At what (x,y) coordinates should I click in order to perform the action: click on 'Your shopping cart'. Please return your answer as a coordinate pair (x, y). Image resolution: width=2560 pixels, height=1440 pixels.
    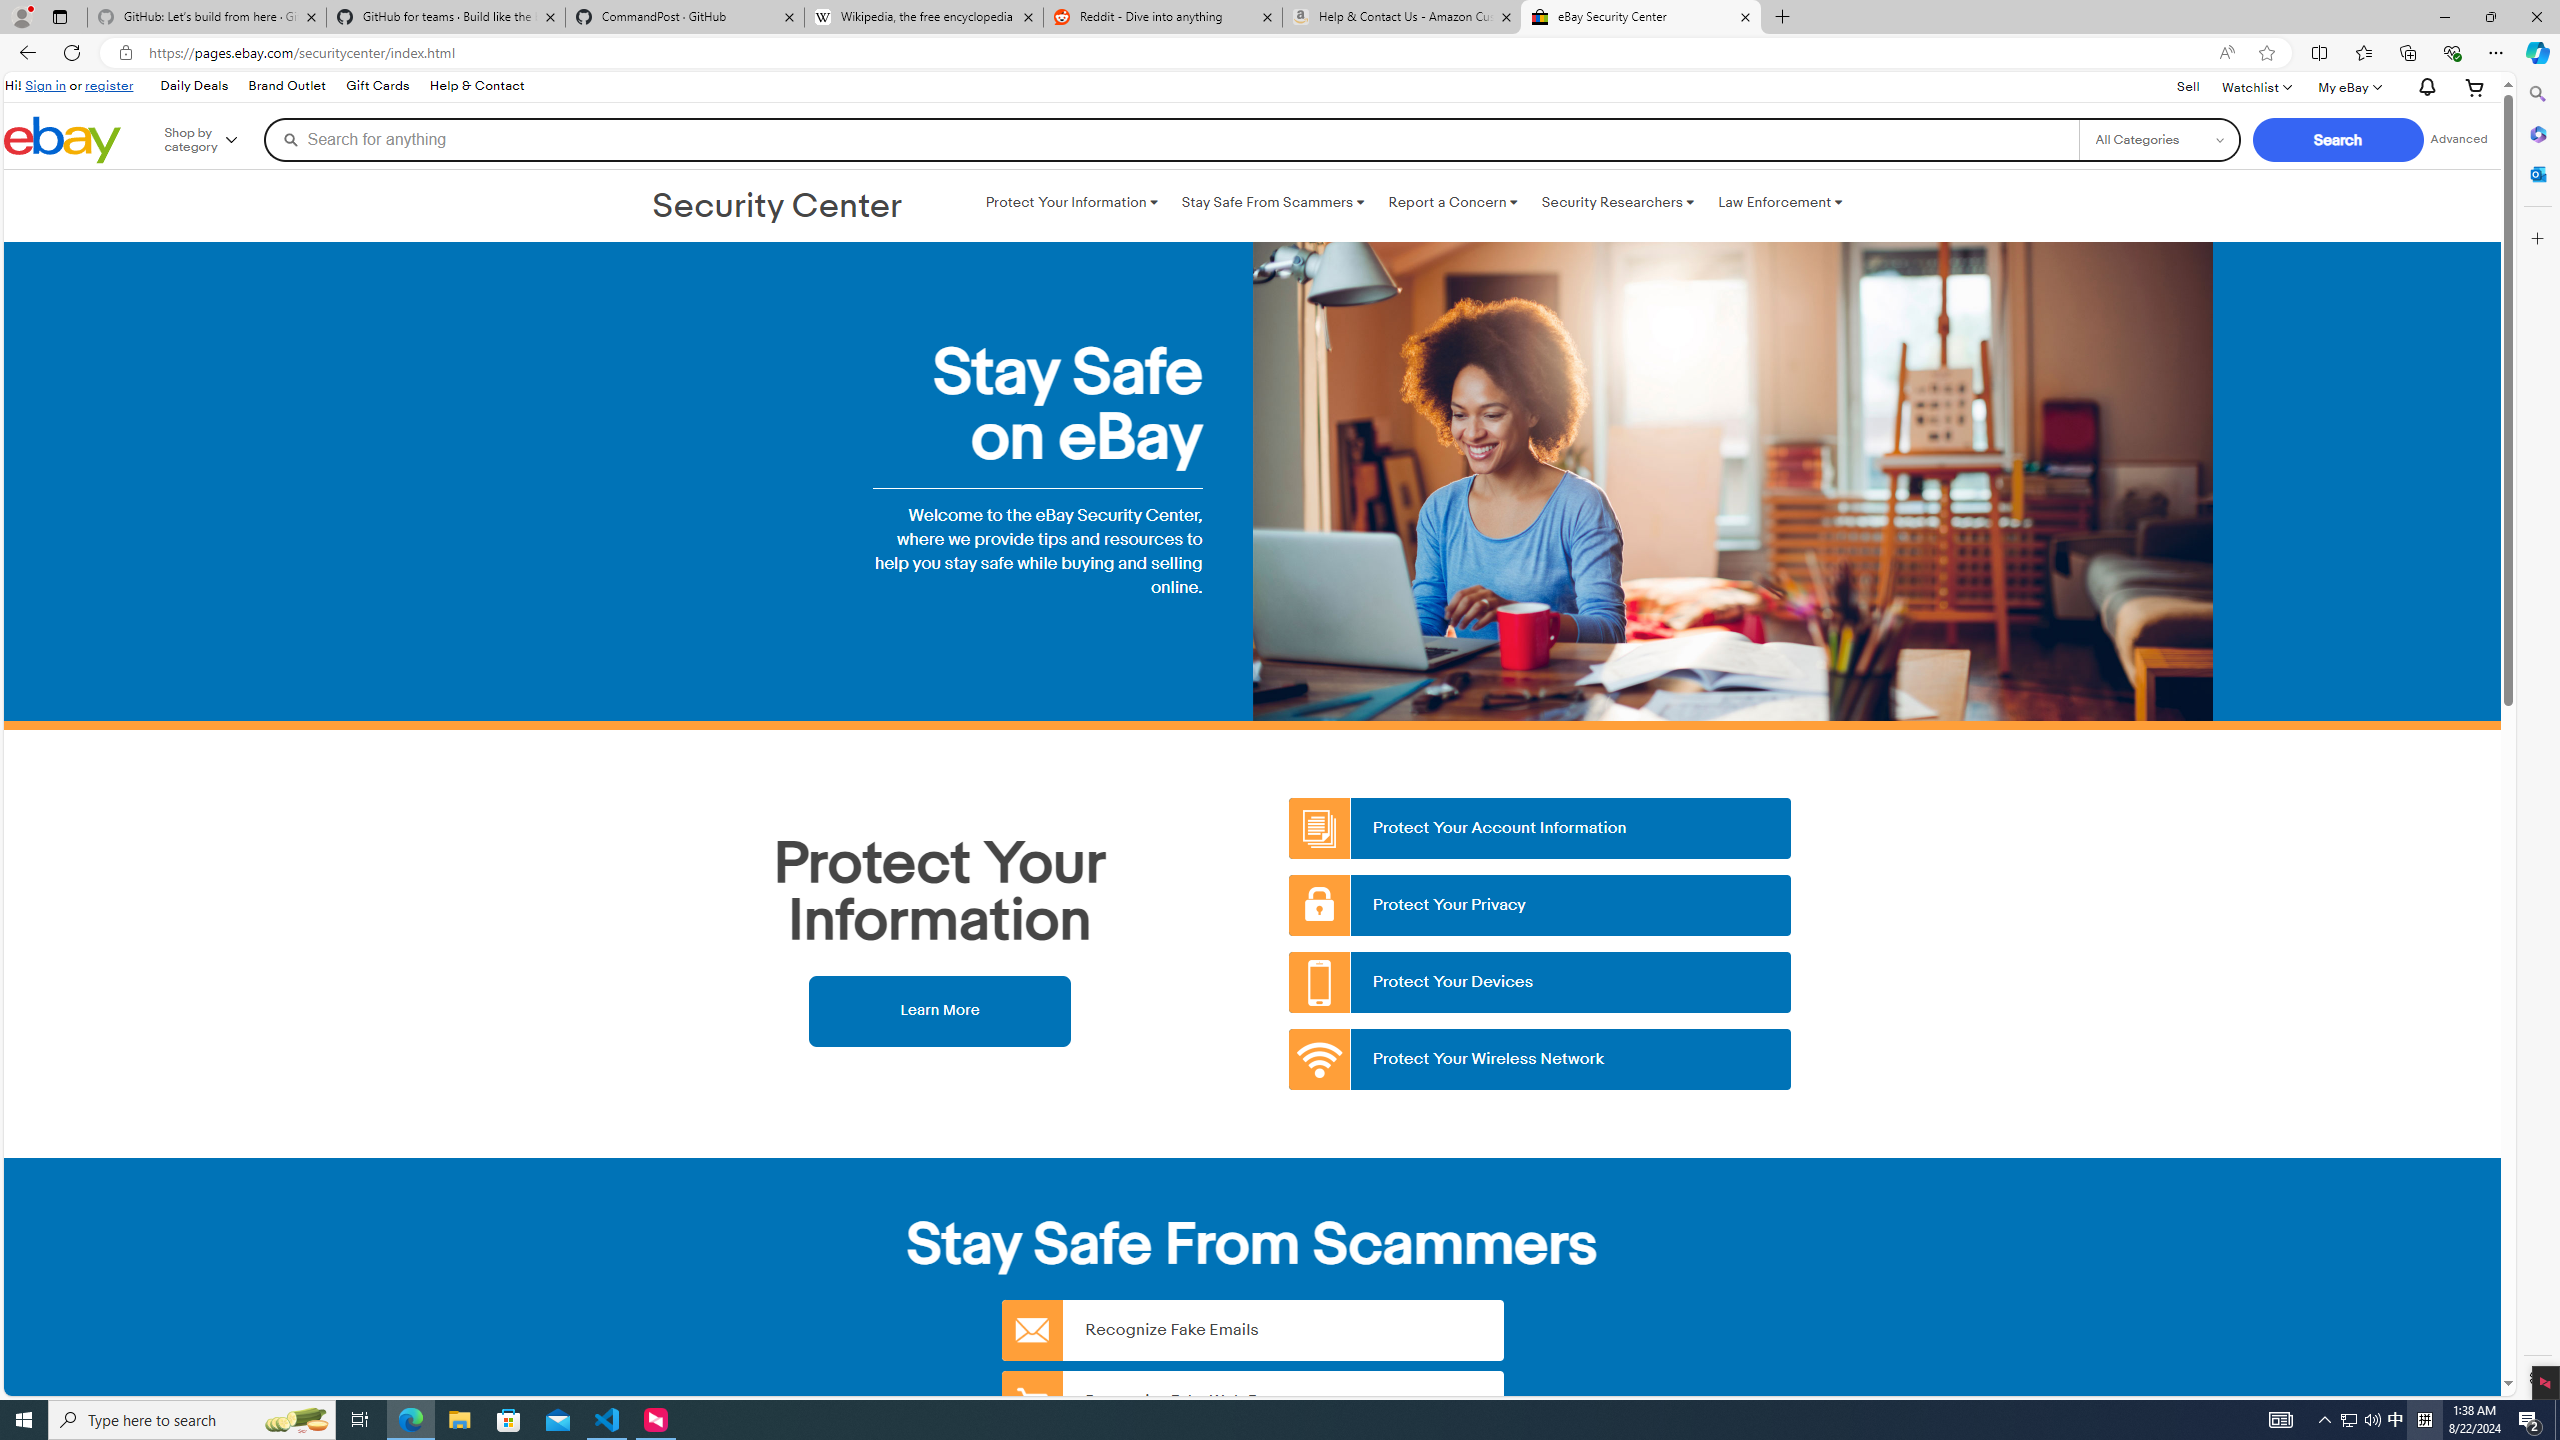
    Looking at the image, I should click on (2474, 87).